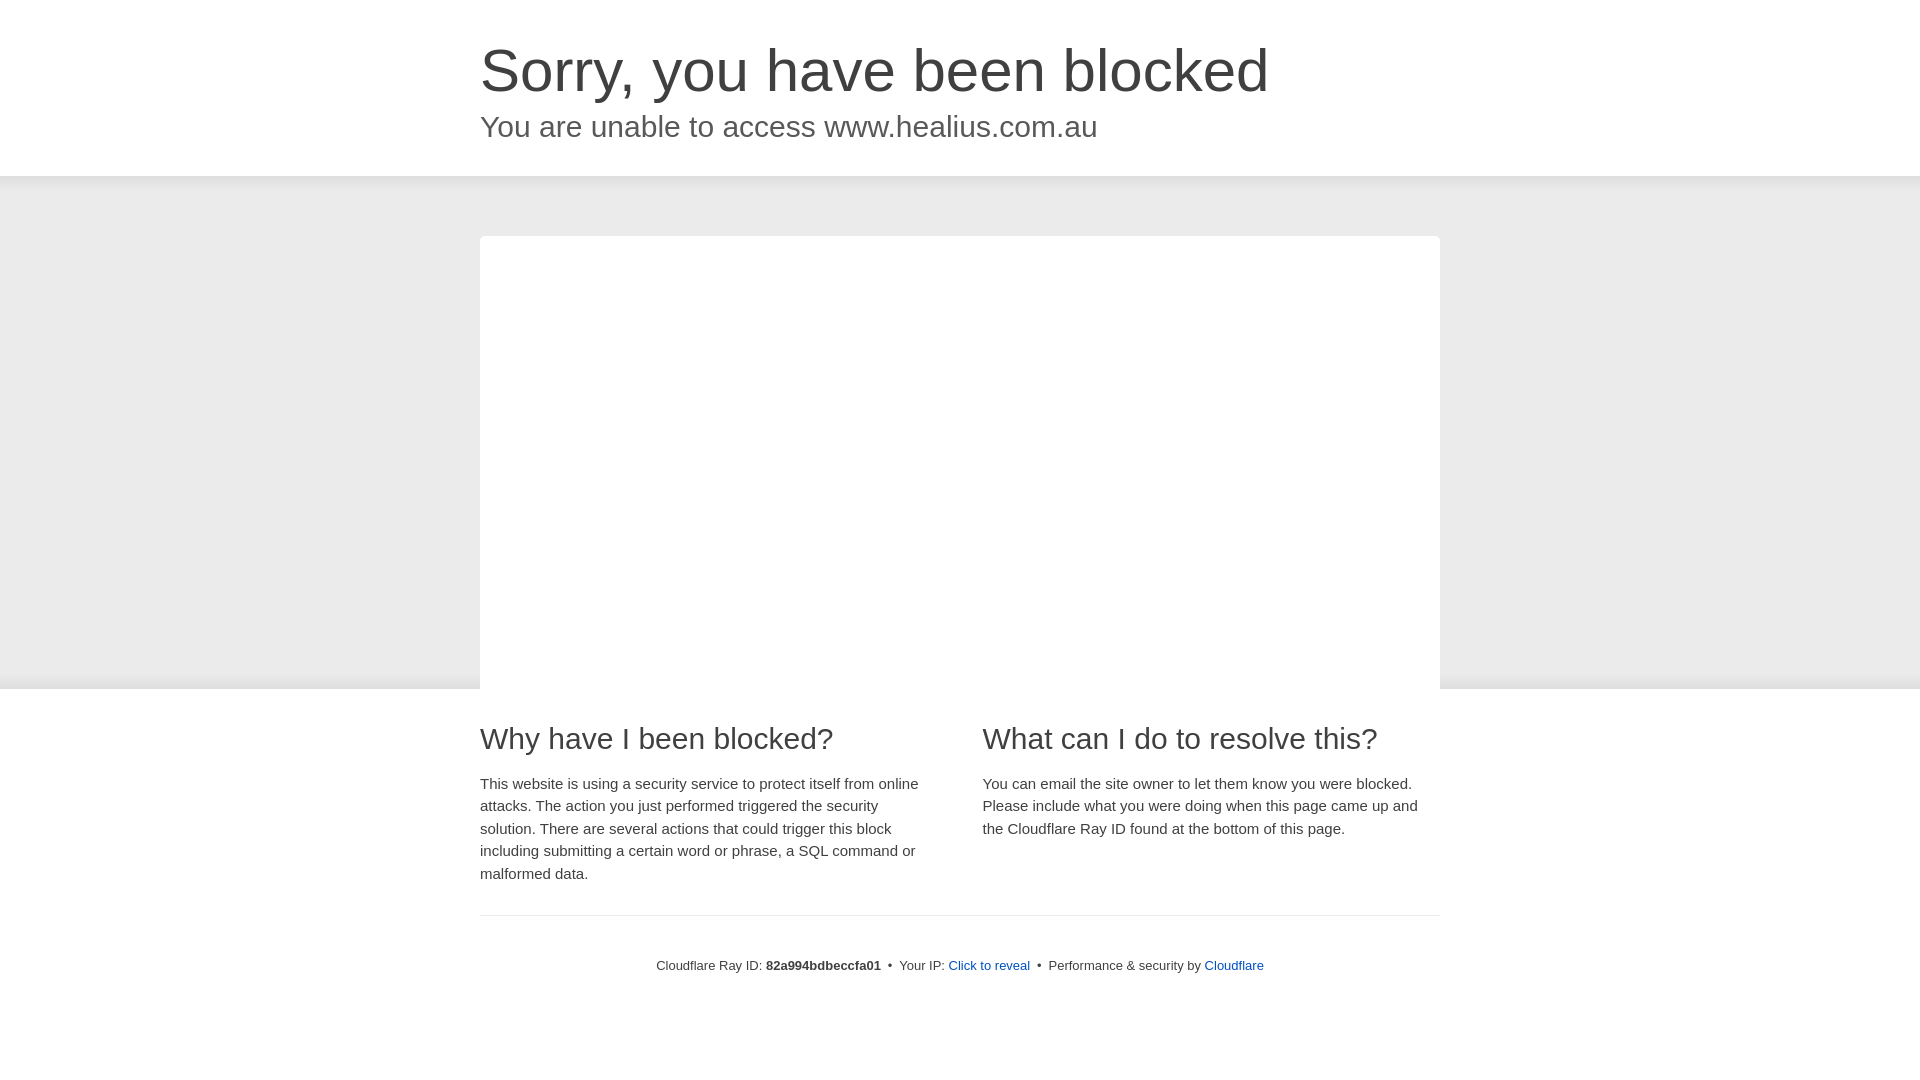 Image resolution: width=1920 pixels, height=1080 pixels. What do you see at coordinates (989, 964) in the screenshot?
I see `'Click to reveal'` at bounding box center [989, 964].